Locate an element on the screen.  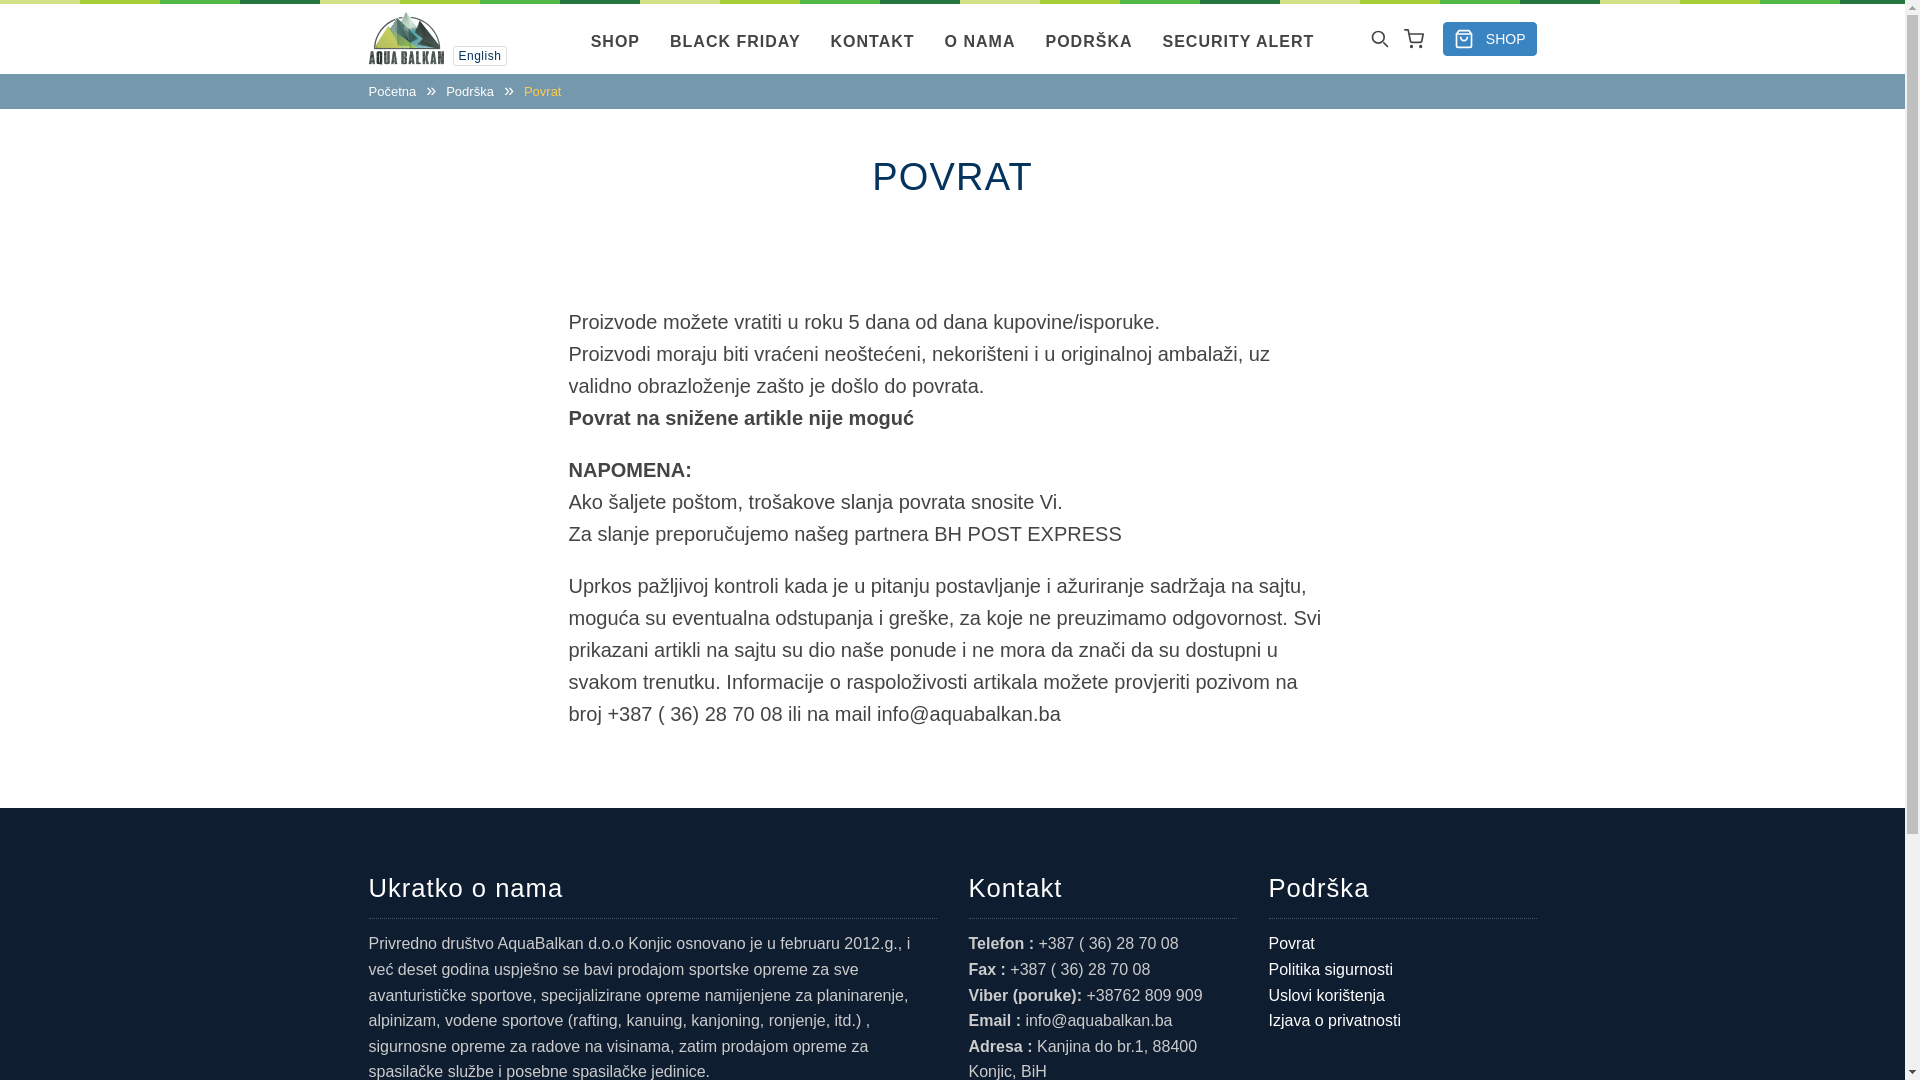
'English' is located at coordinates (450, 55).